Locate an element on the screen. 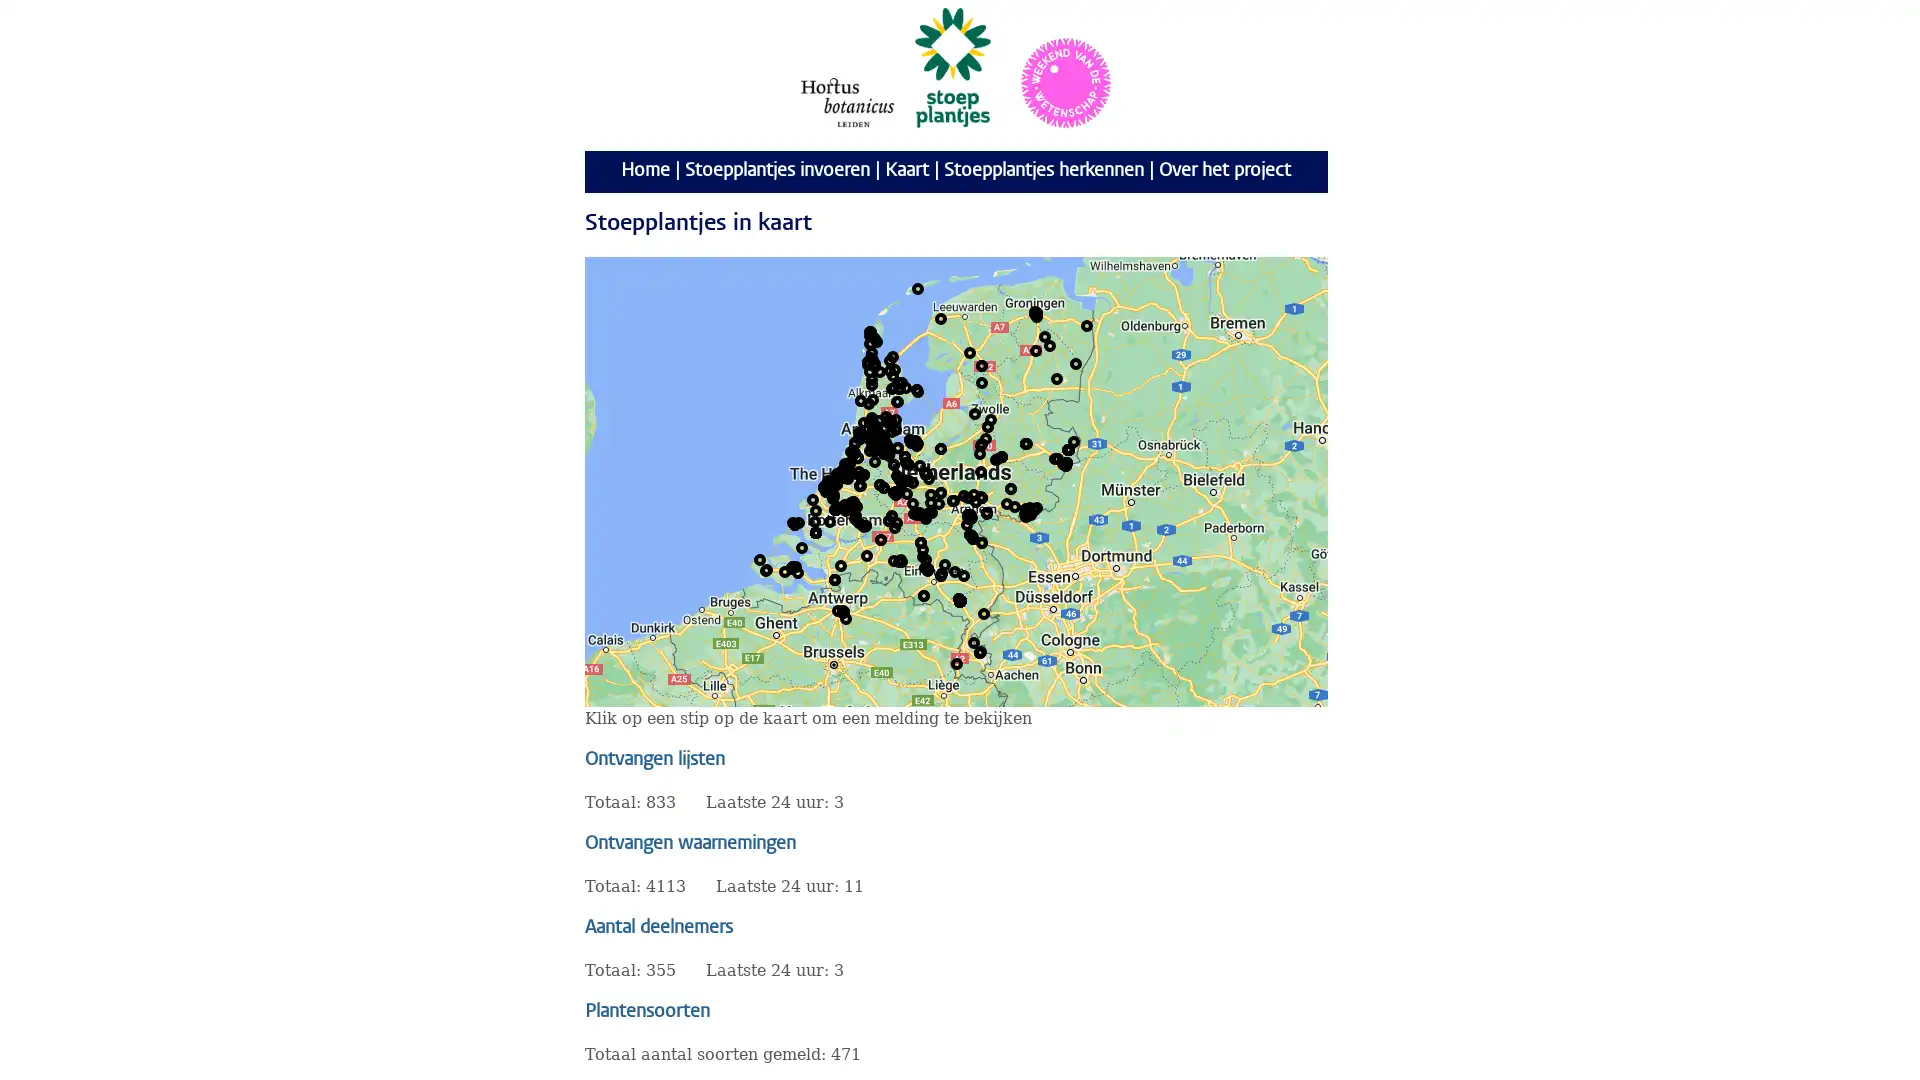 The image size is (1920, 1080). Telling van op 07 maart 2022 is located at coordinates (972, 534).